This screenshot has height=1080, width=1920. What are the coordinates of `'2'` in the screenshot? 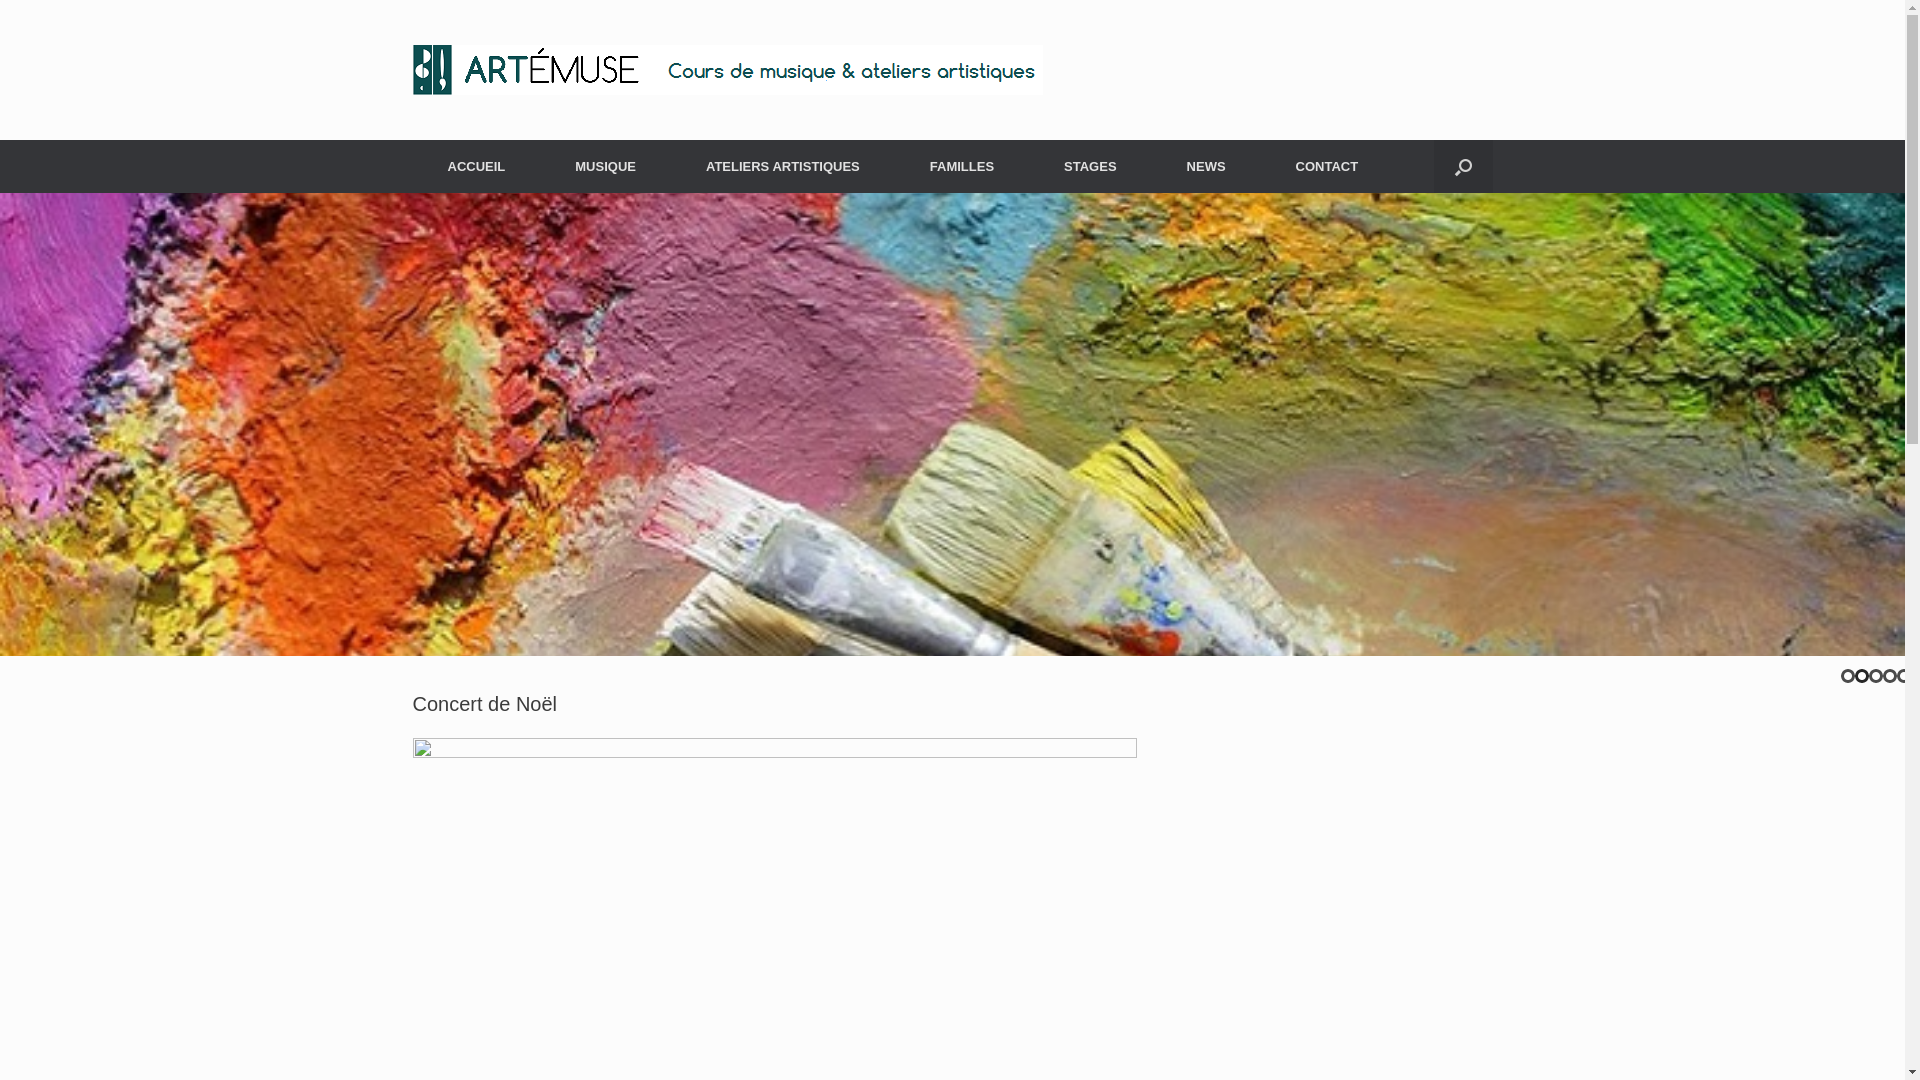 It's located at (1861, 675).